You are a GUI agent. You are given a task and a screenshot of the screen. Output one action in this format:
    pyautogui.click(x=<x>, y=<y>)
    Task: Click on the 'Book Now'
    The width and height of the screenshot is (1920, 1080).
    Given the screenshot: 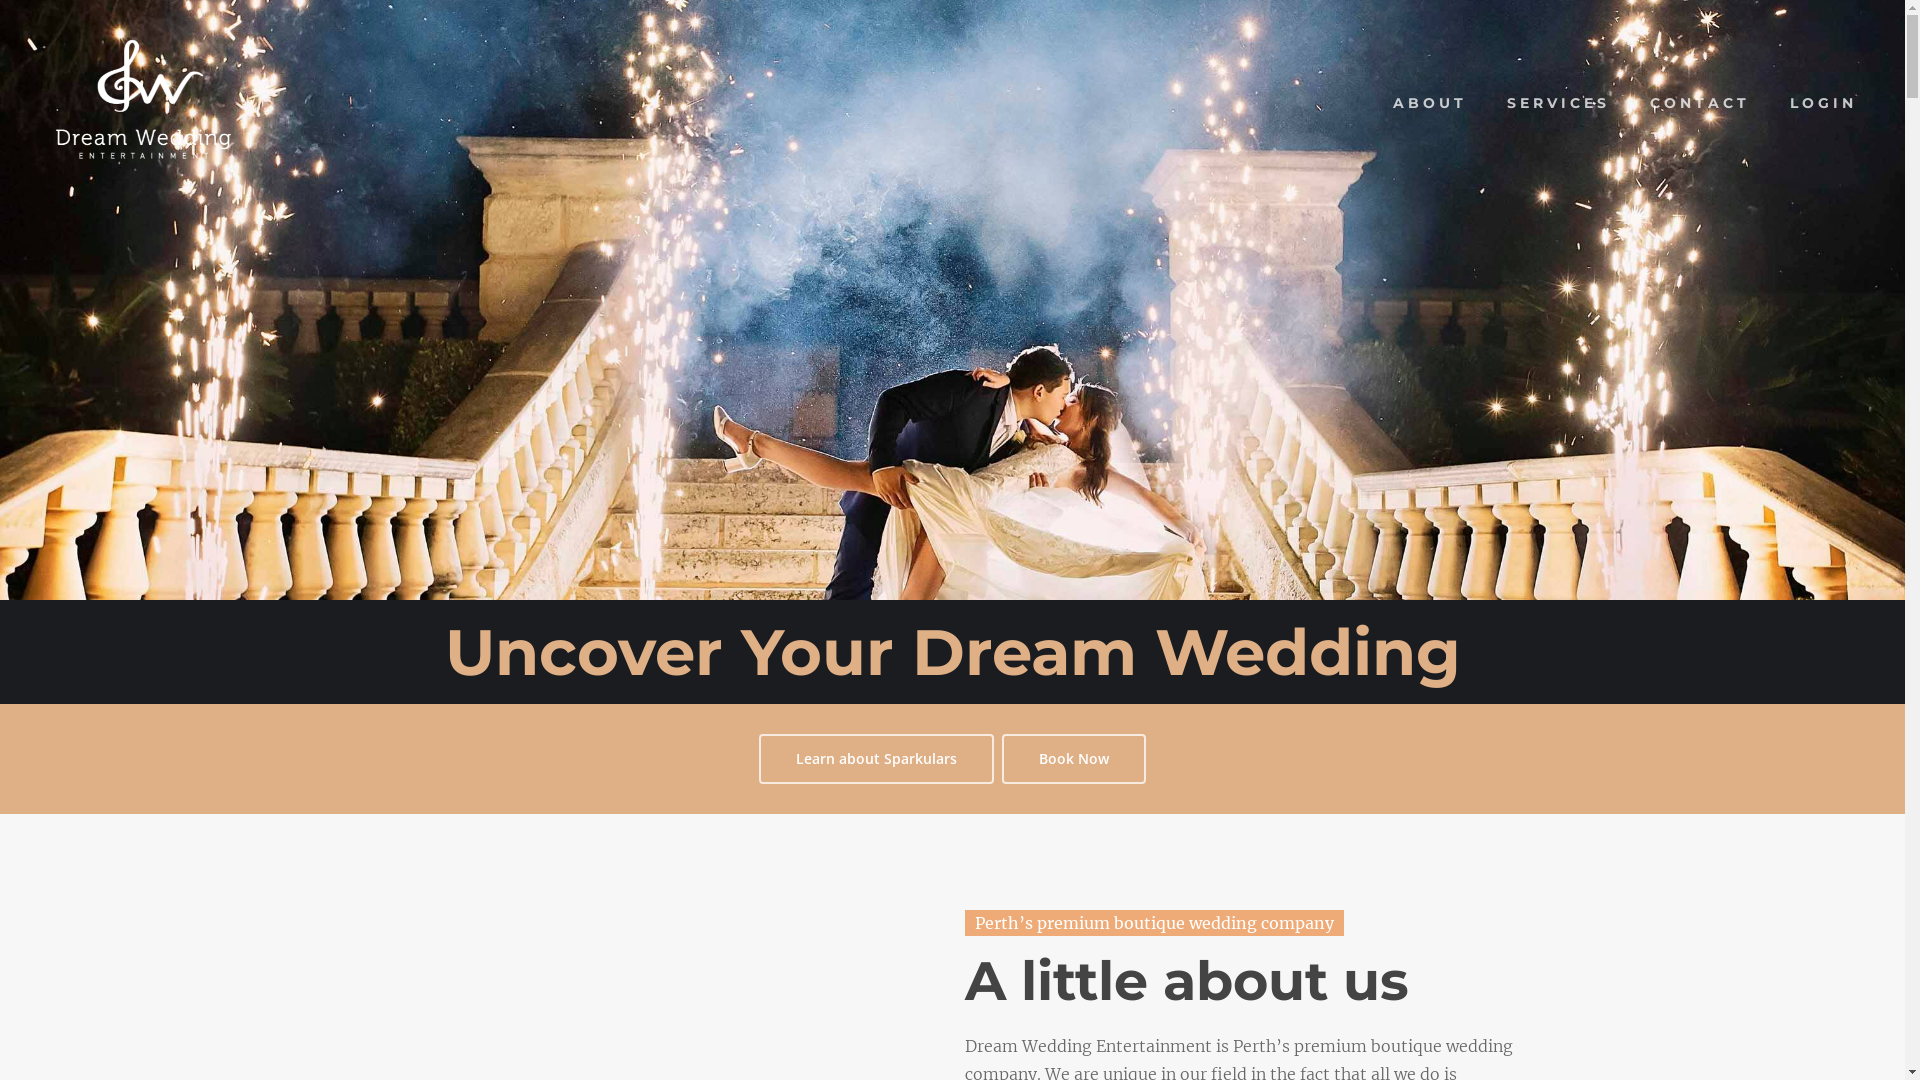 What is the action you would take?
    pyautogui.click(x=1073, y=759)
    